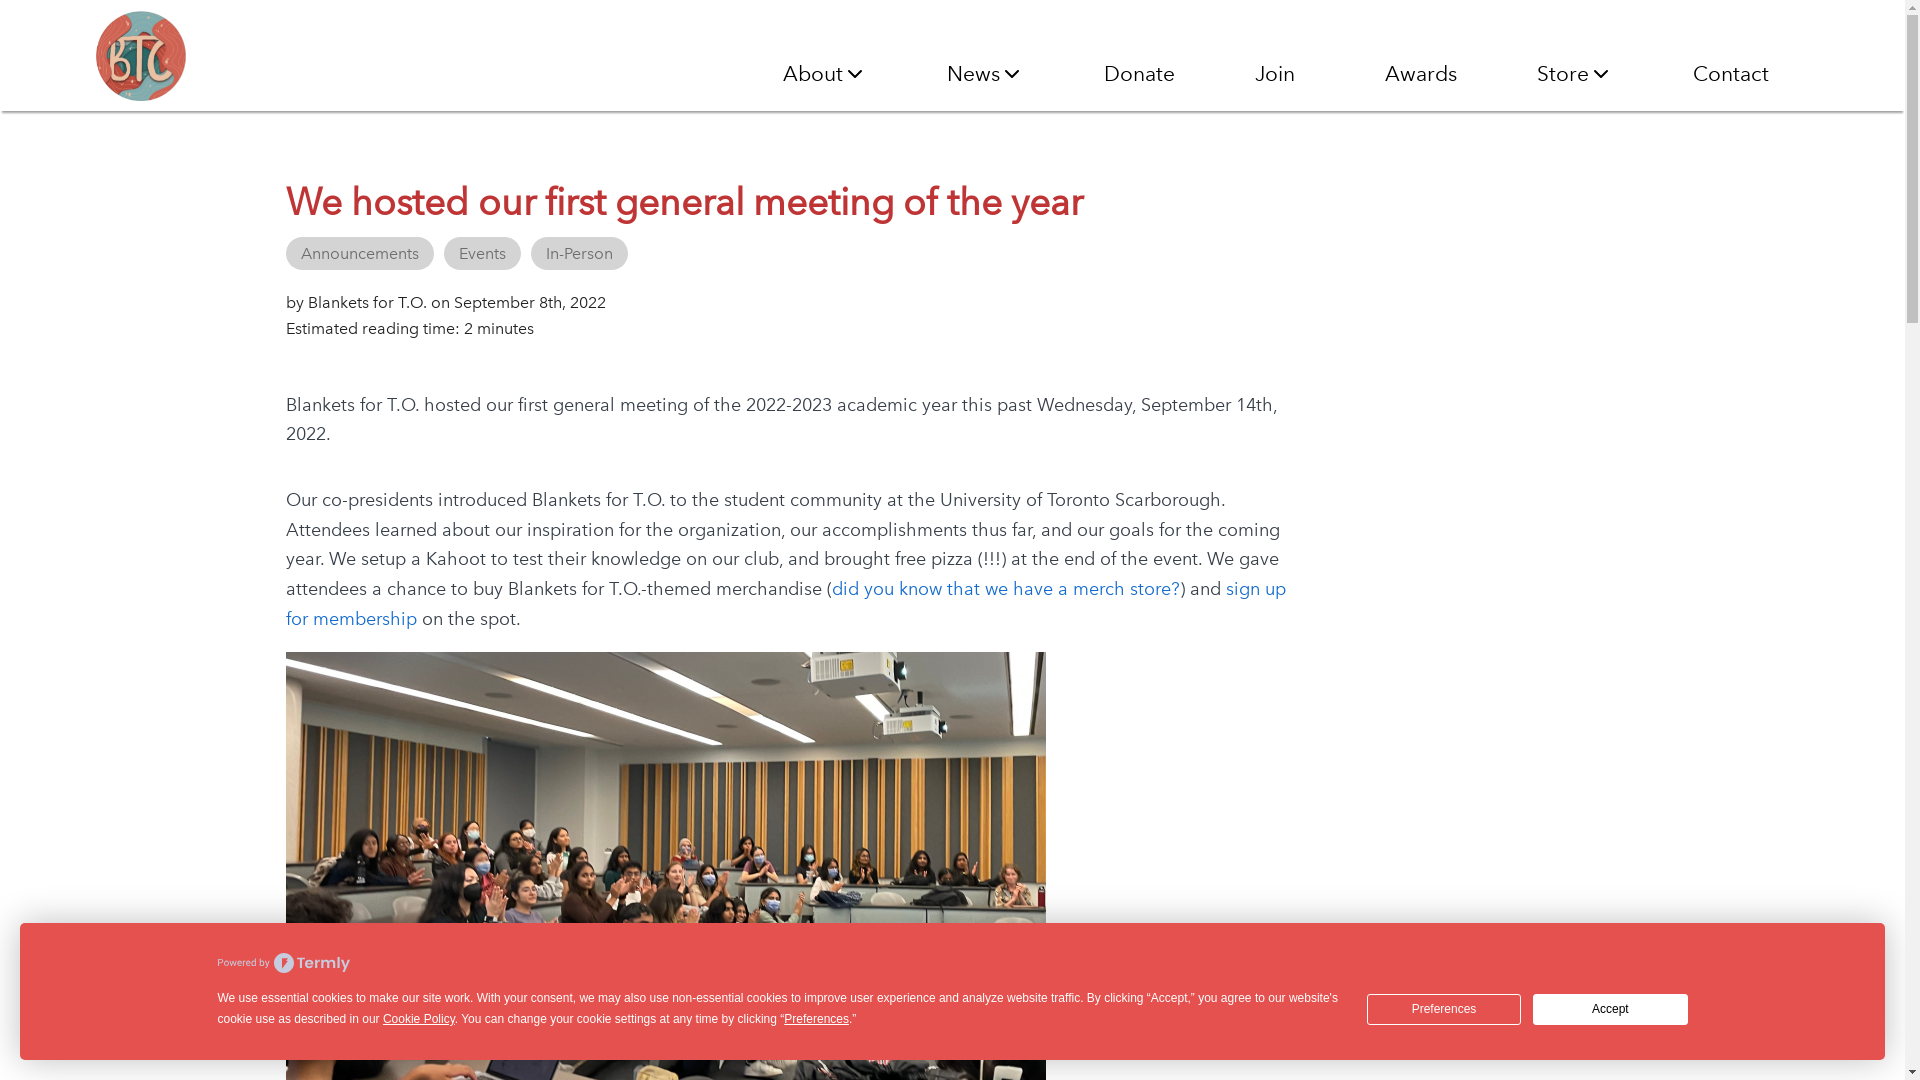  What do you see at coordinates (1253, 72) in the screenshot?
I see `'Join'` at bounding box center [1253, 72].